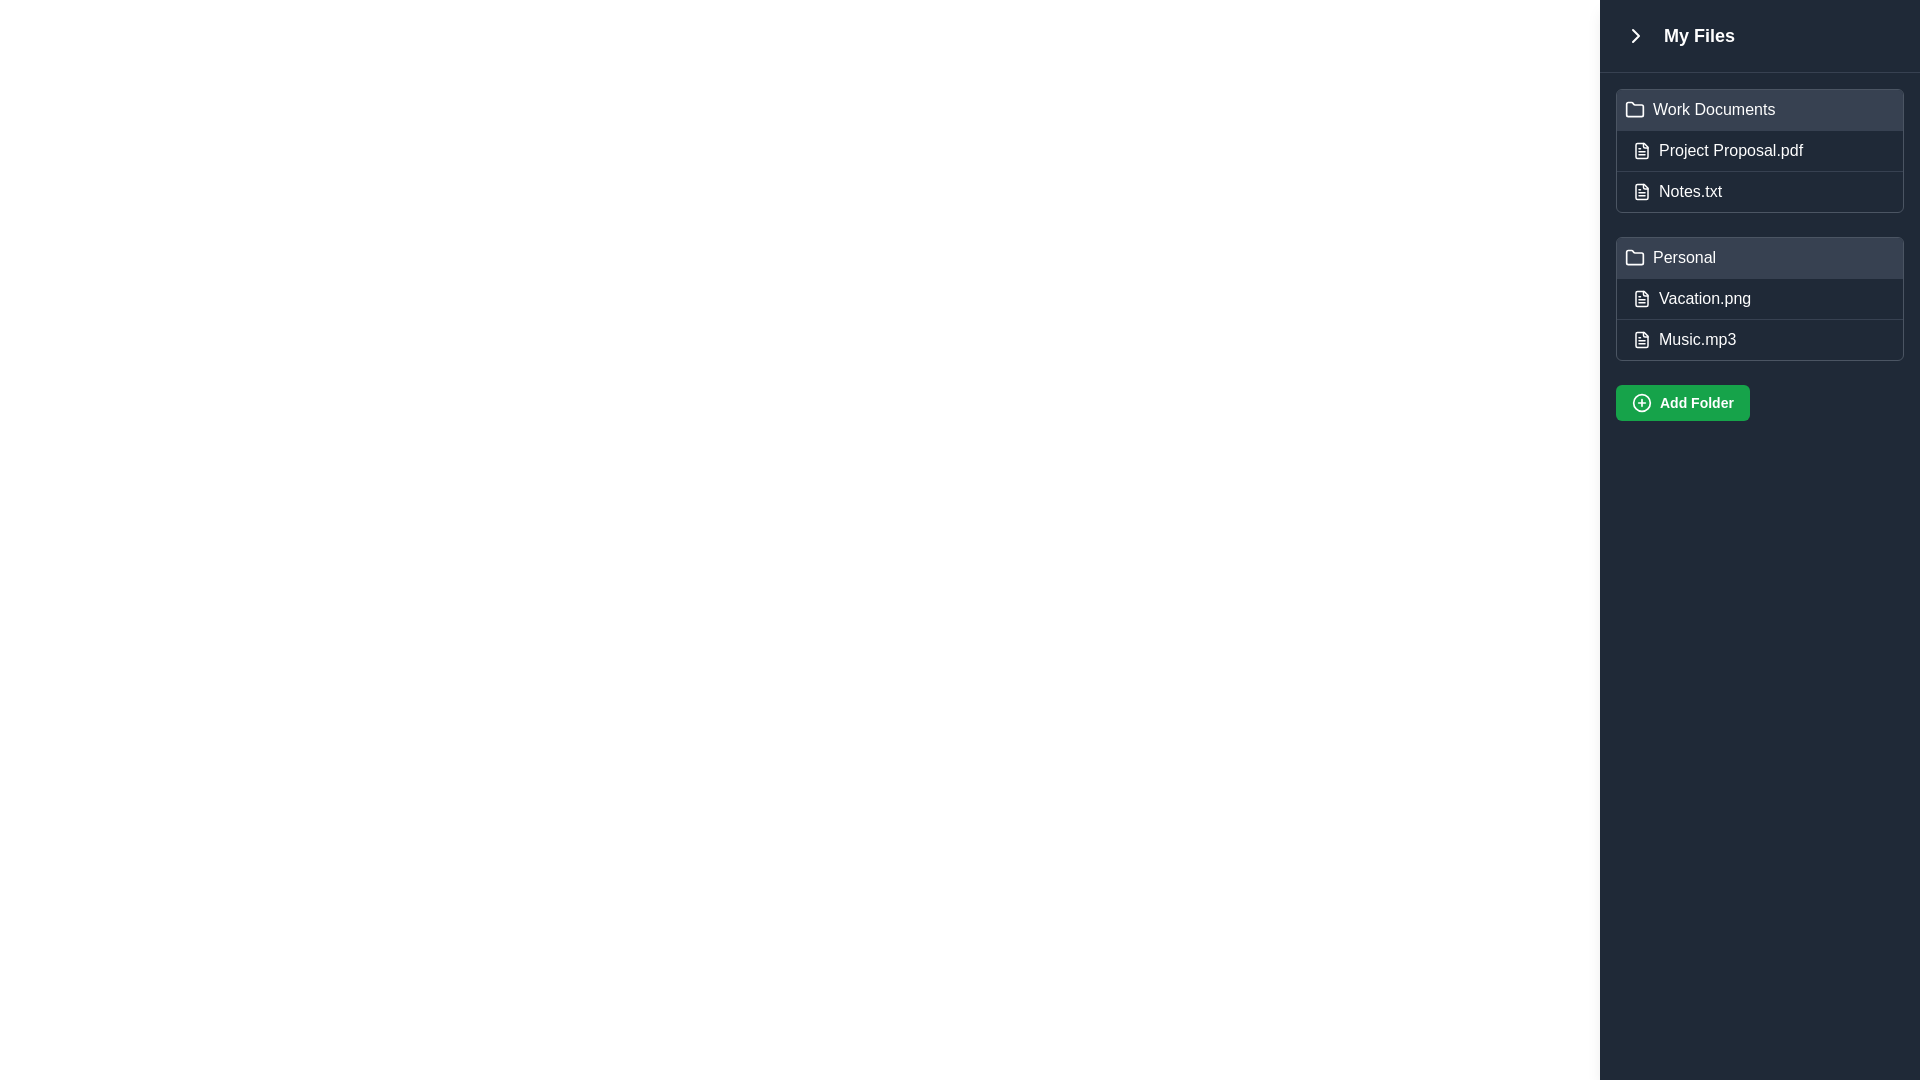 The width and height of the screenshot is (1920, 1080). I want to click on the File list item labeled 'Project Proposal.pdf', so click(1760, 149).